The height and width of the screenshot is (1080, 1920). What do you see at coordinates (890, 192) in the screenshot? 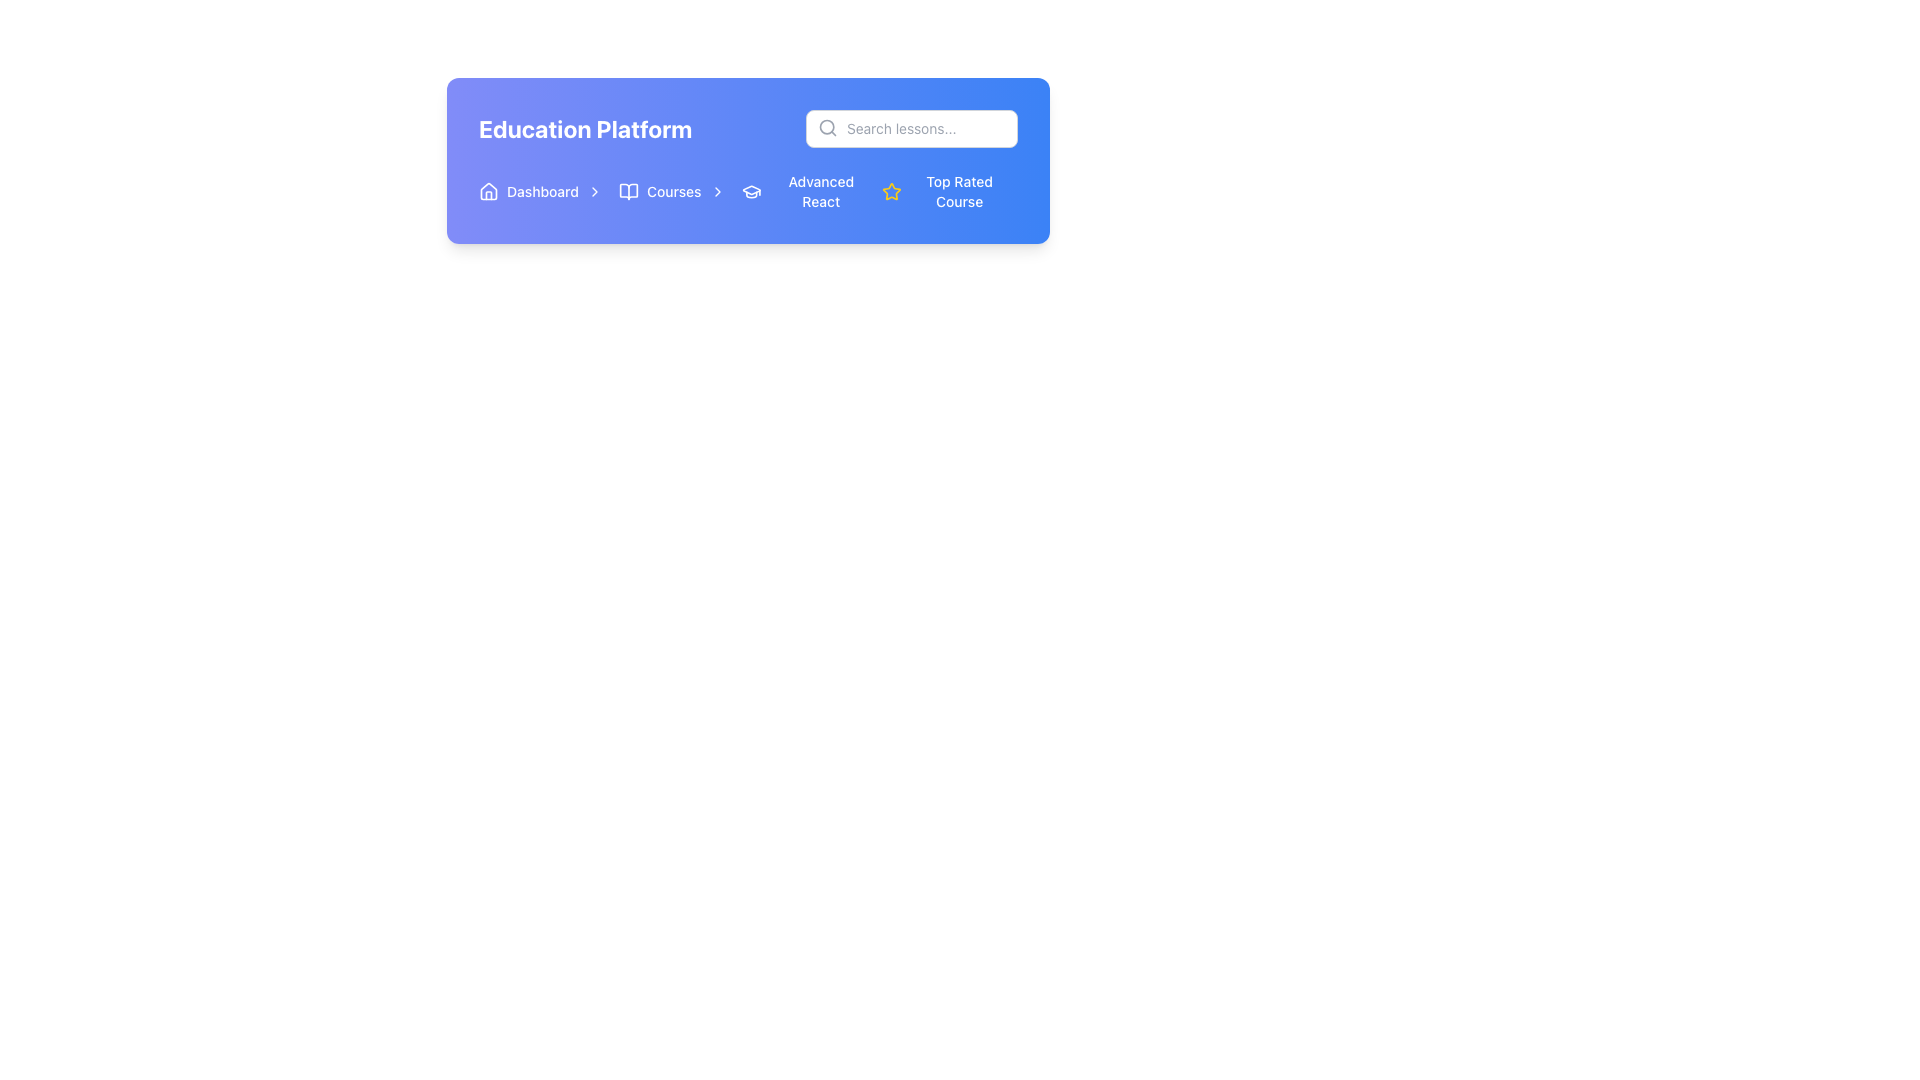
I see `the star icon with a yellow outline located near the text 'Top Rated Course' in the navigation bar` at bounding box center [890, 192].